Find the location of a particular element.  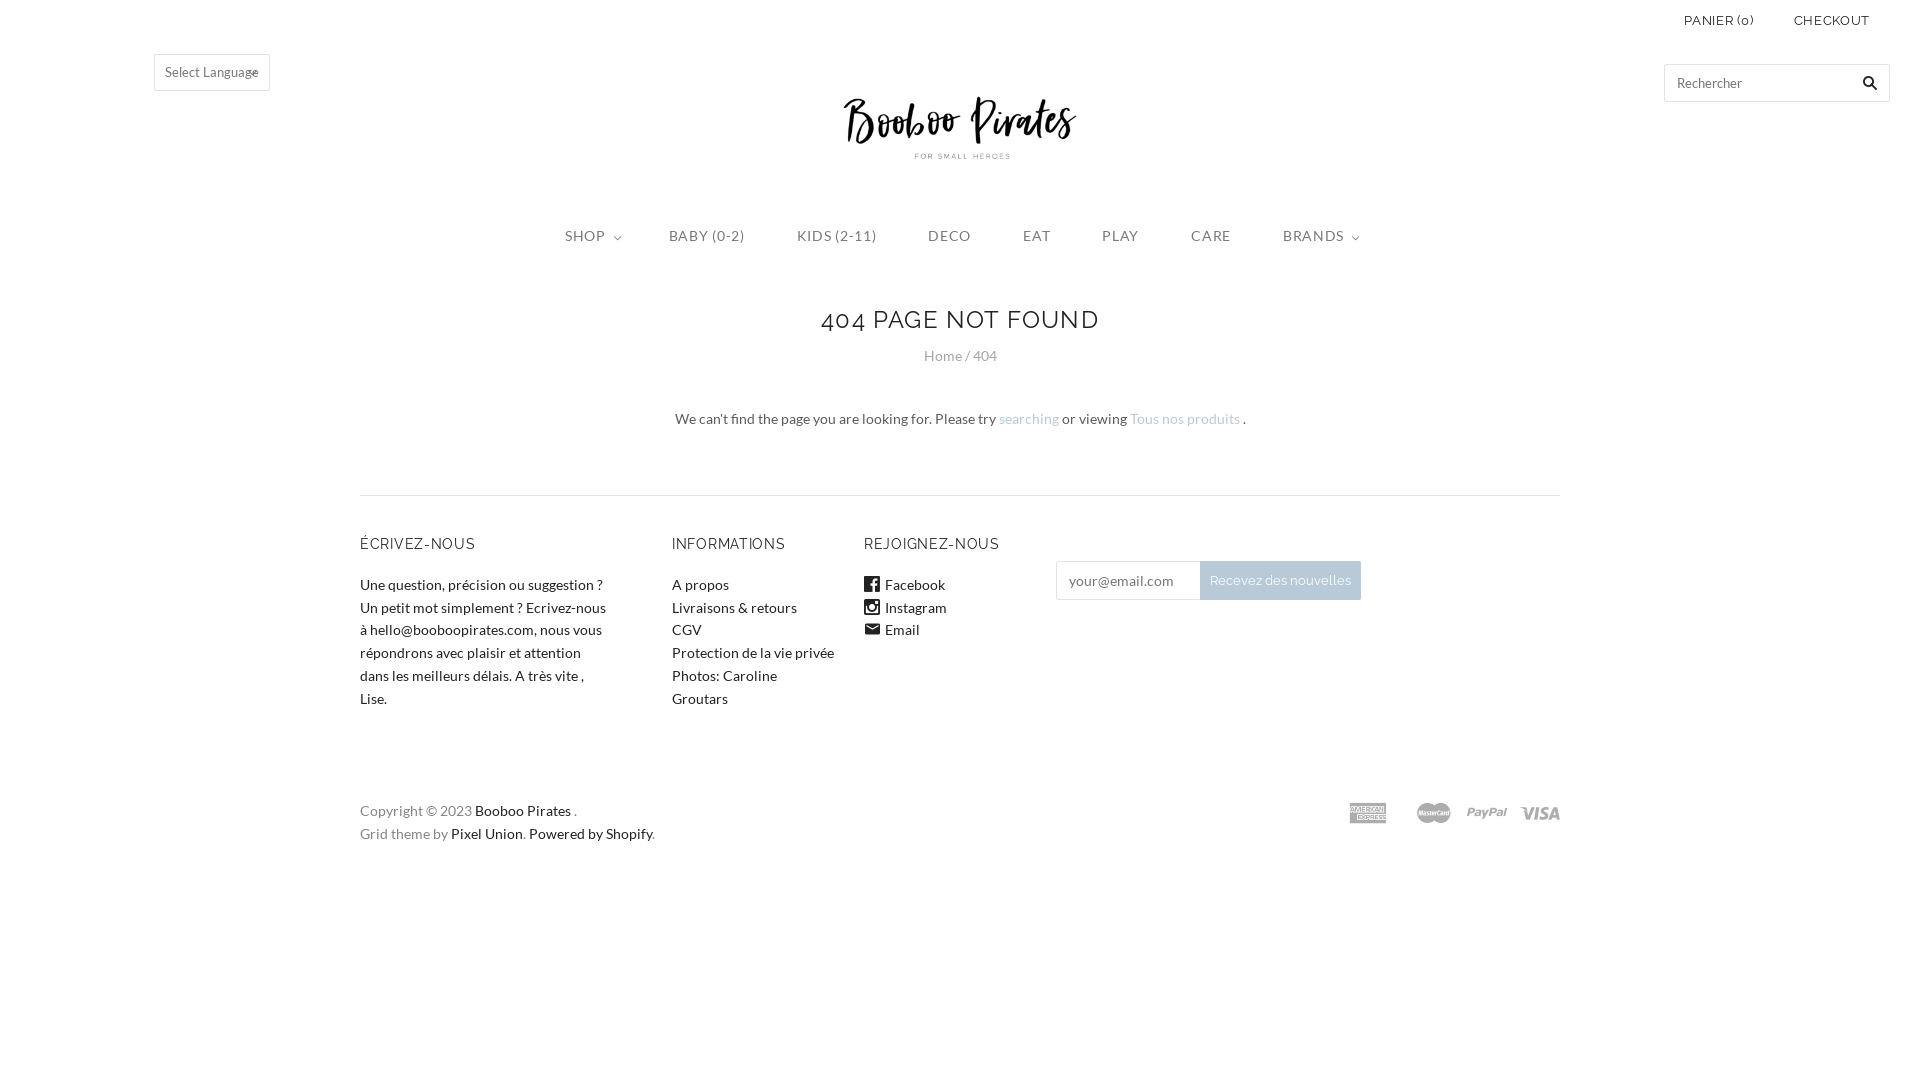

'BRANDS' is located at coordinates (1319, 235).